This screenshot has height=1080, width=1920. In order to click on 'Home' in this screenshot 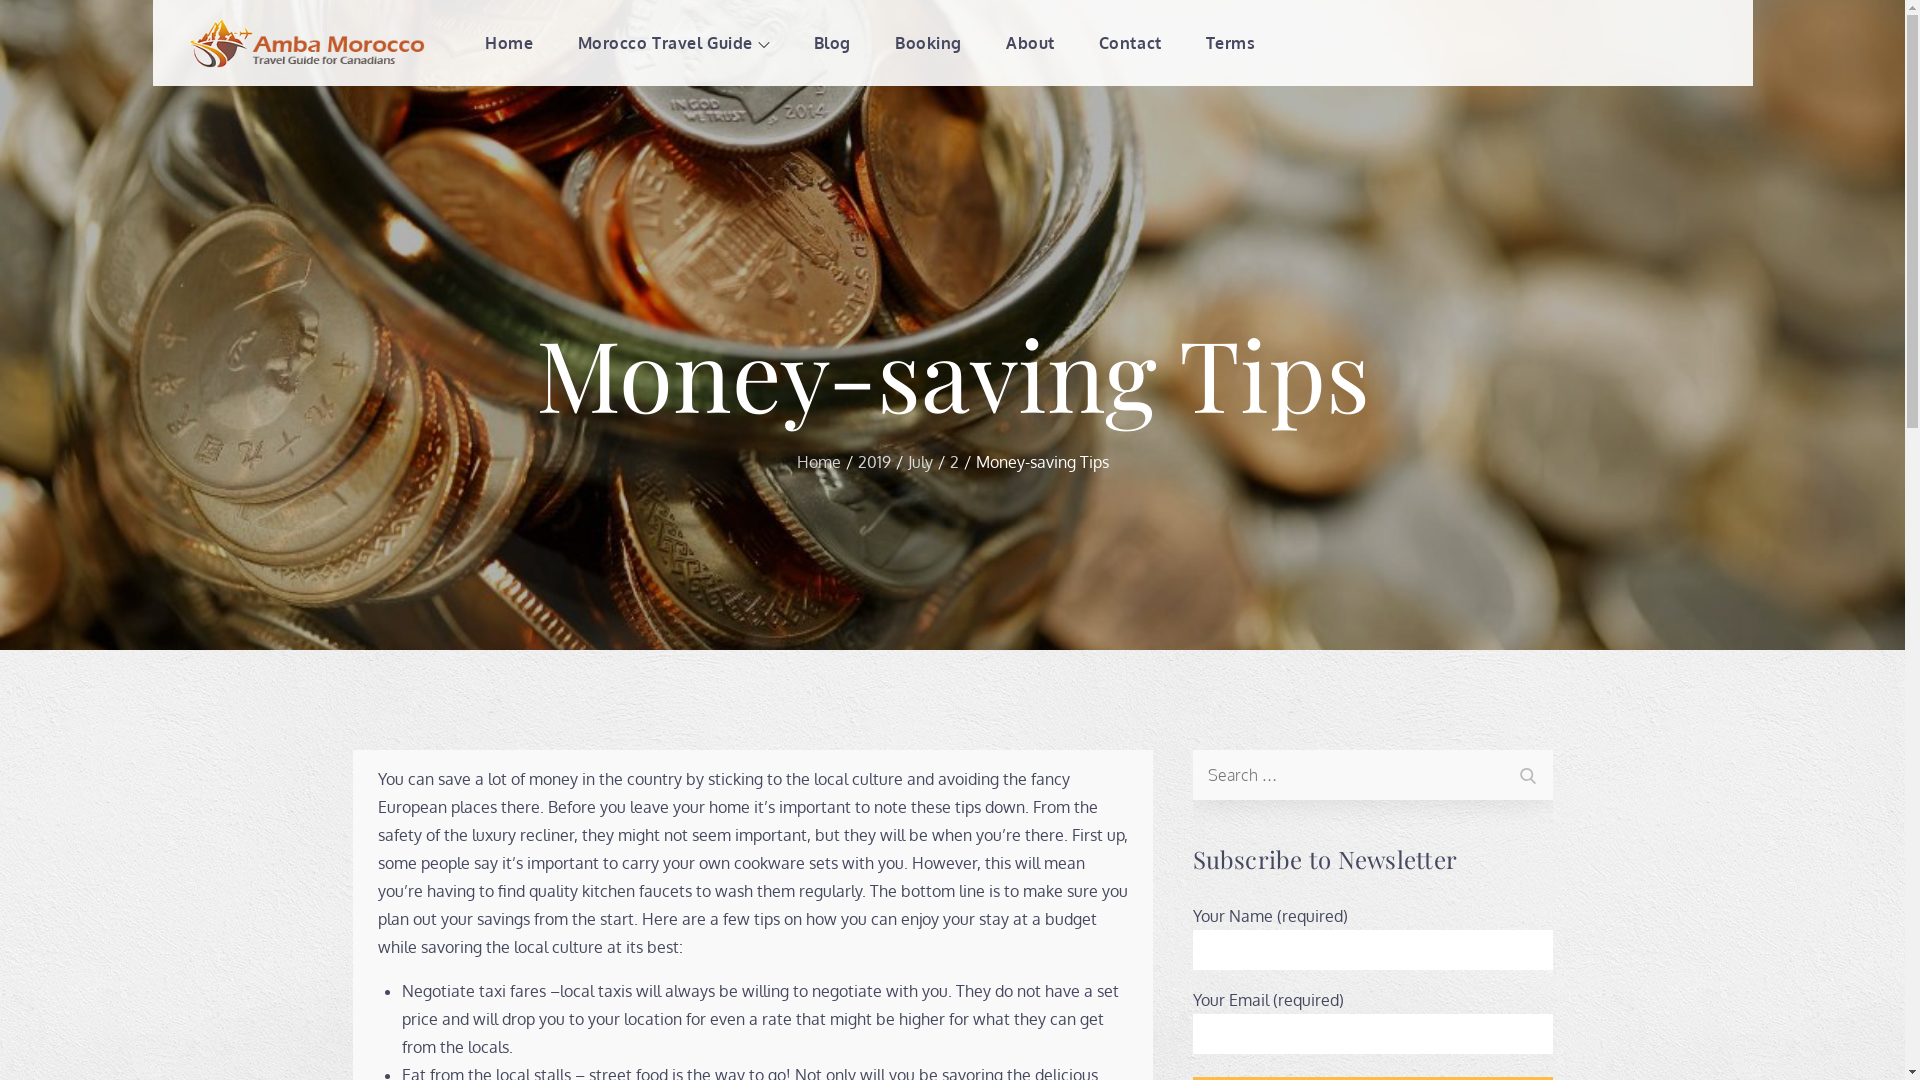, I will do `click(508, 42)`.